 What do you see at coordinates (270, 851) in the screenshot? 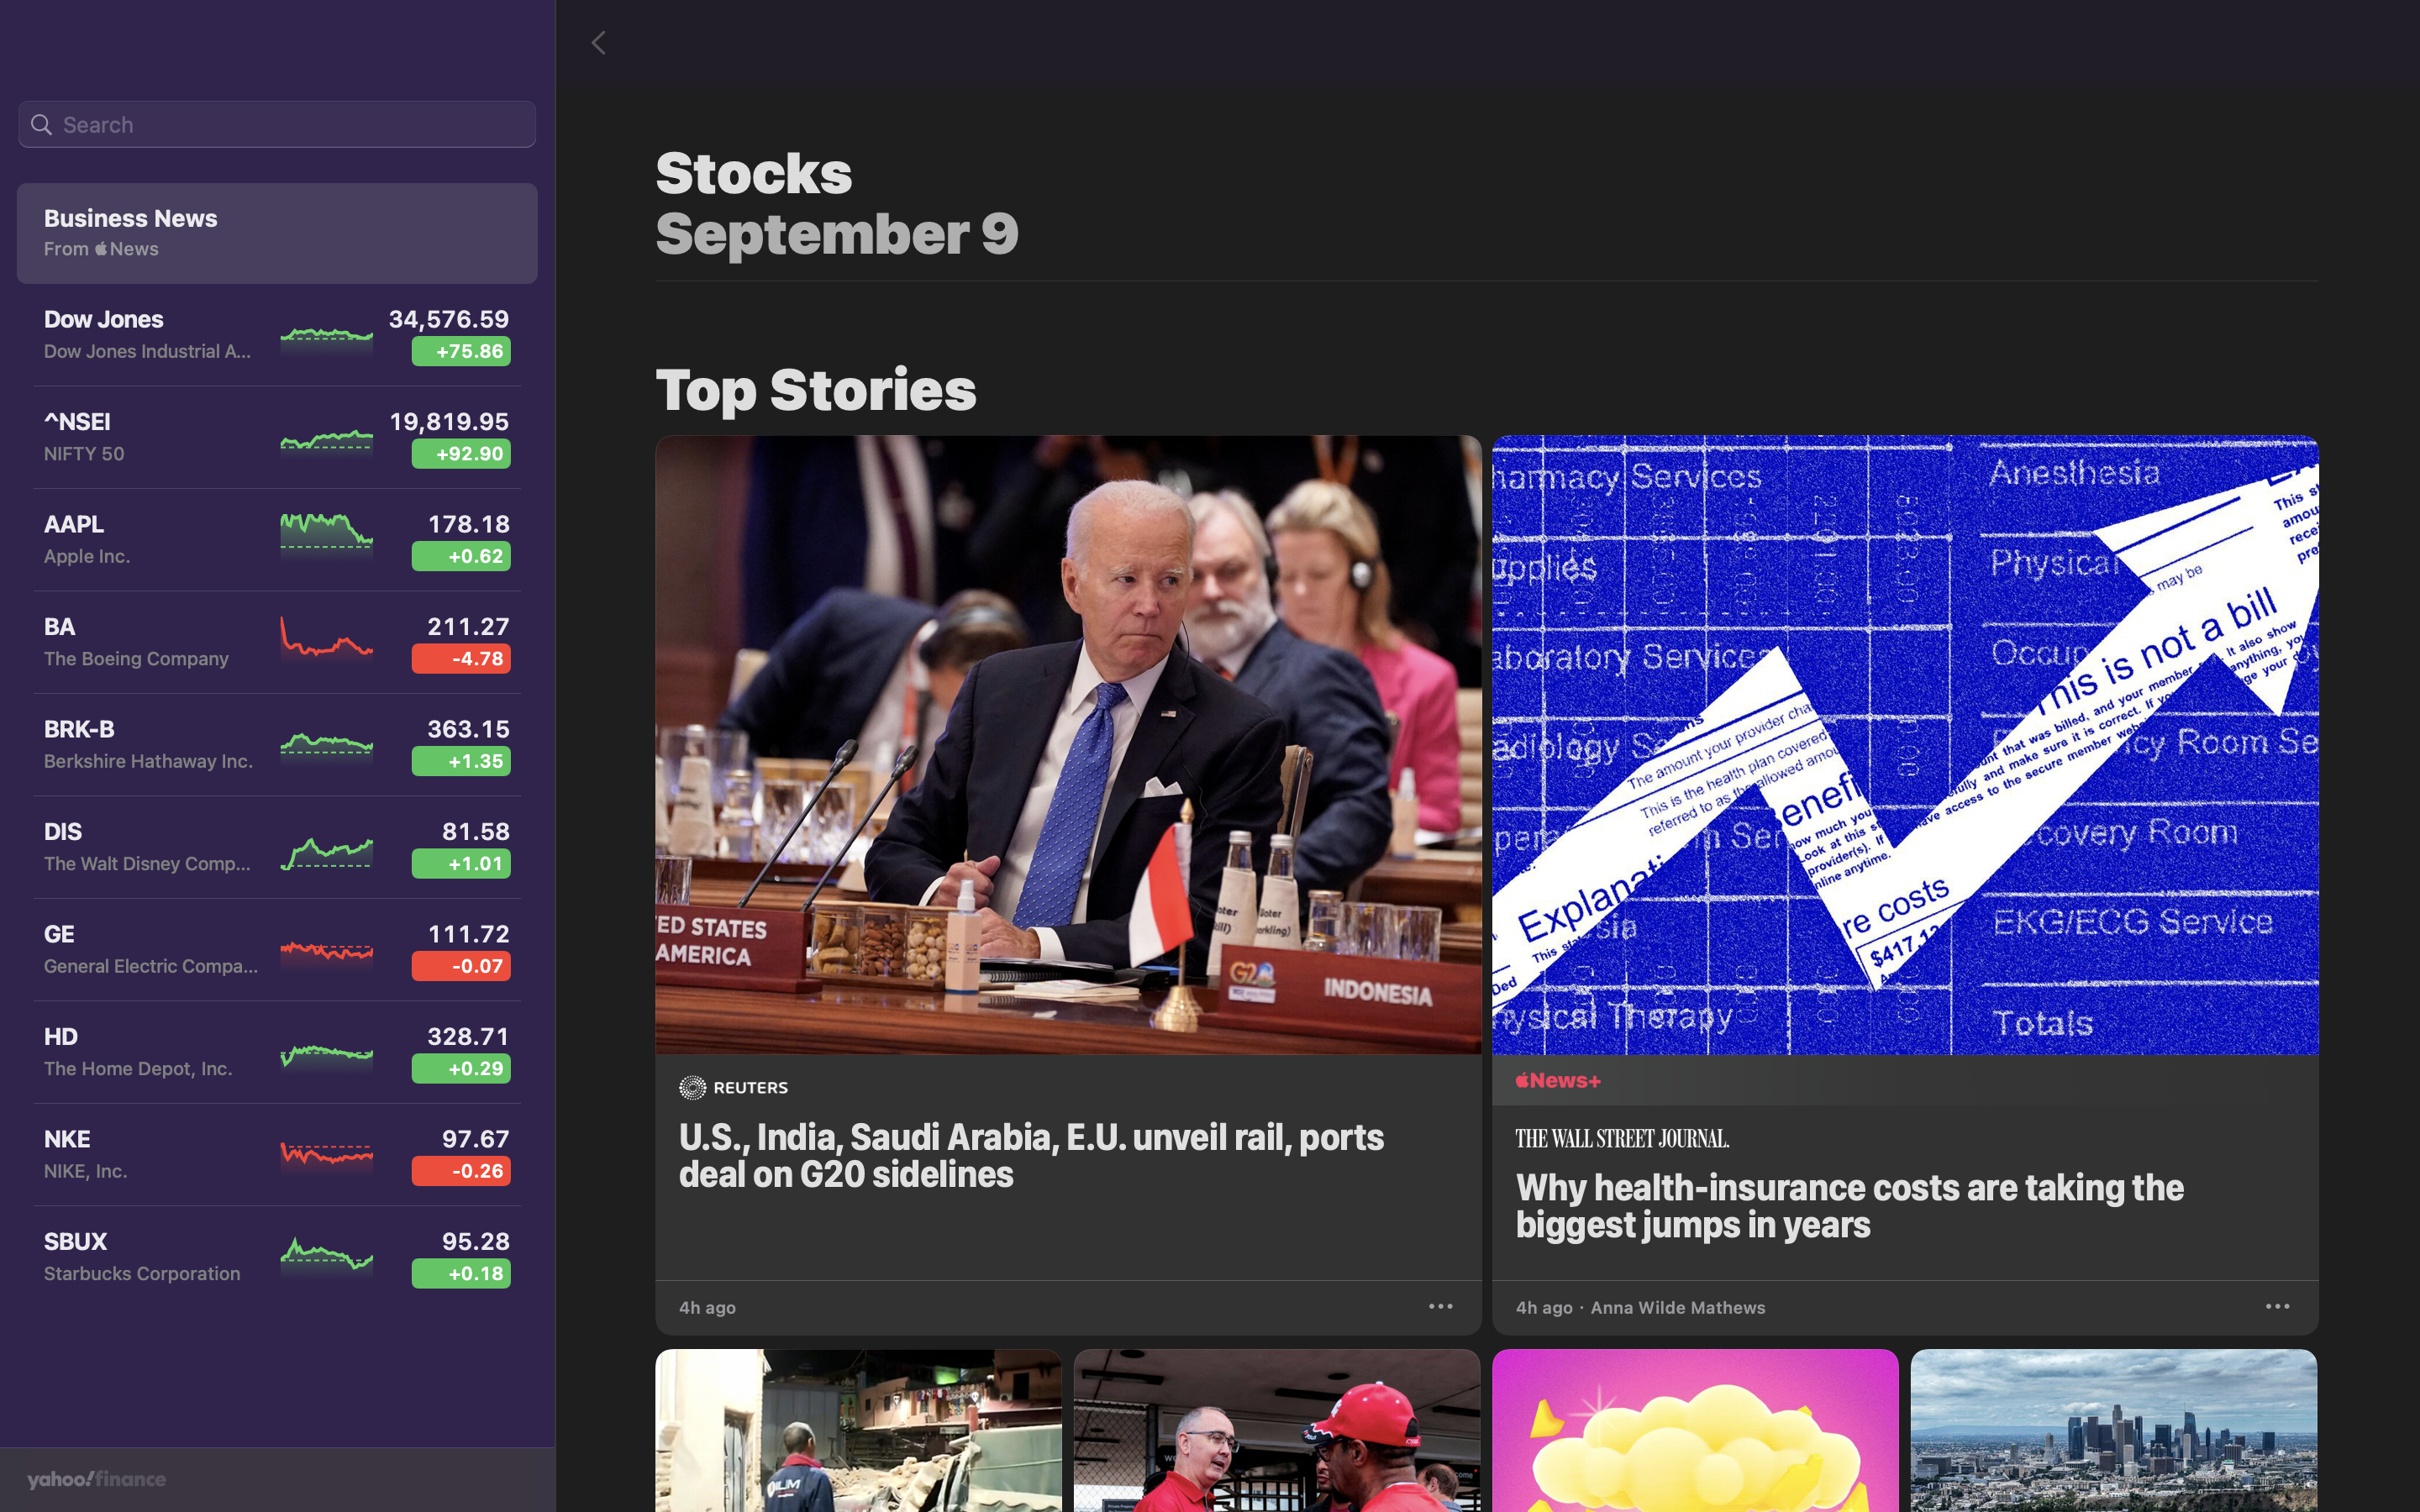
I see `the Walt Disney stock page` at bounding box center [270, 851].